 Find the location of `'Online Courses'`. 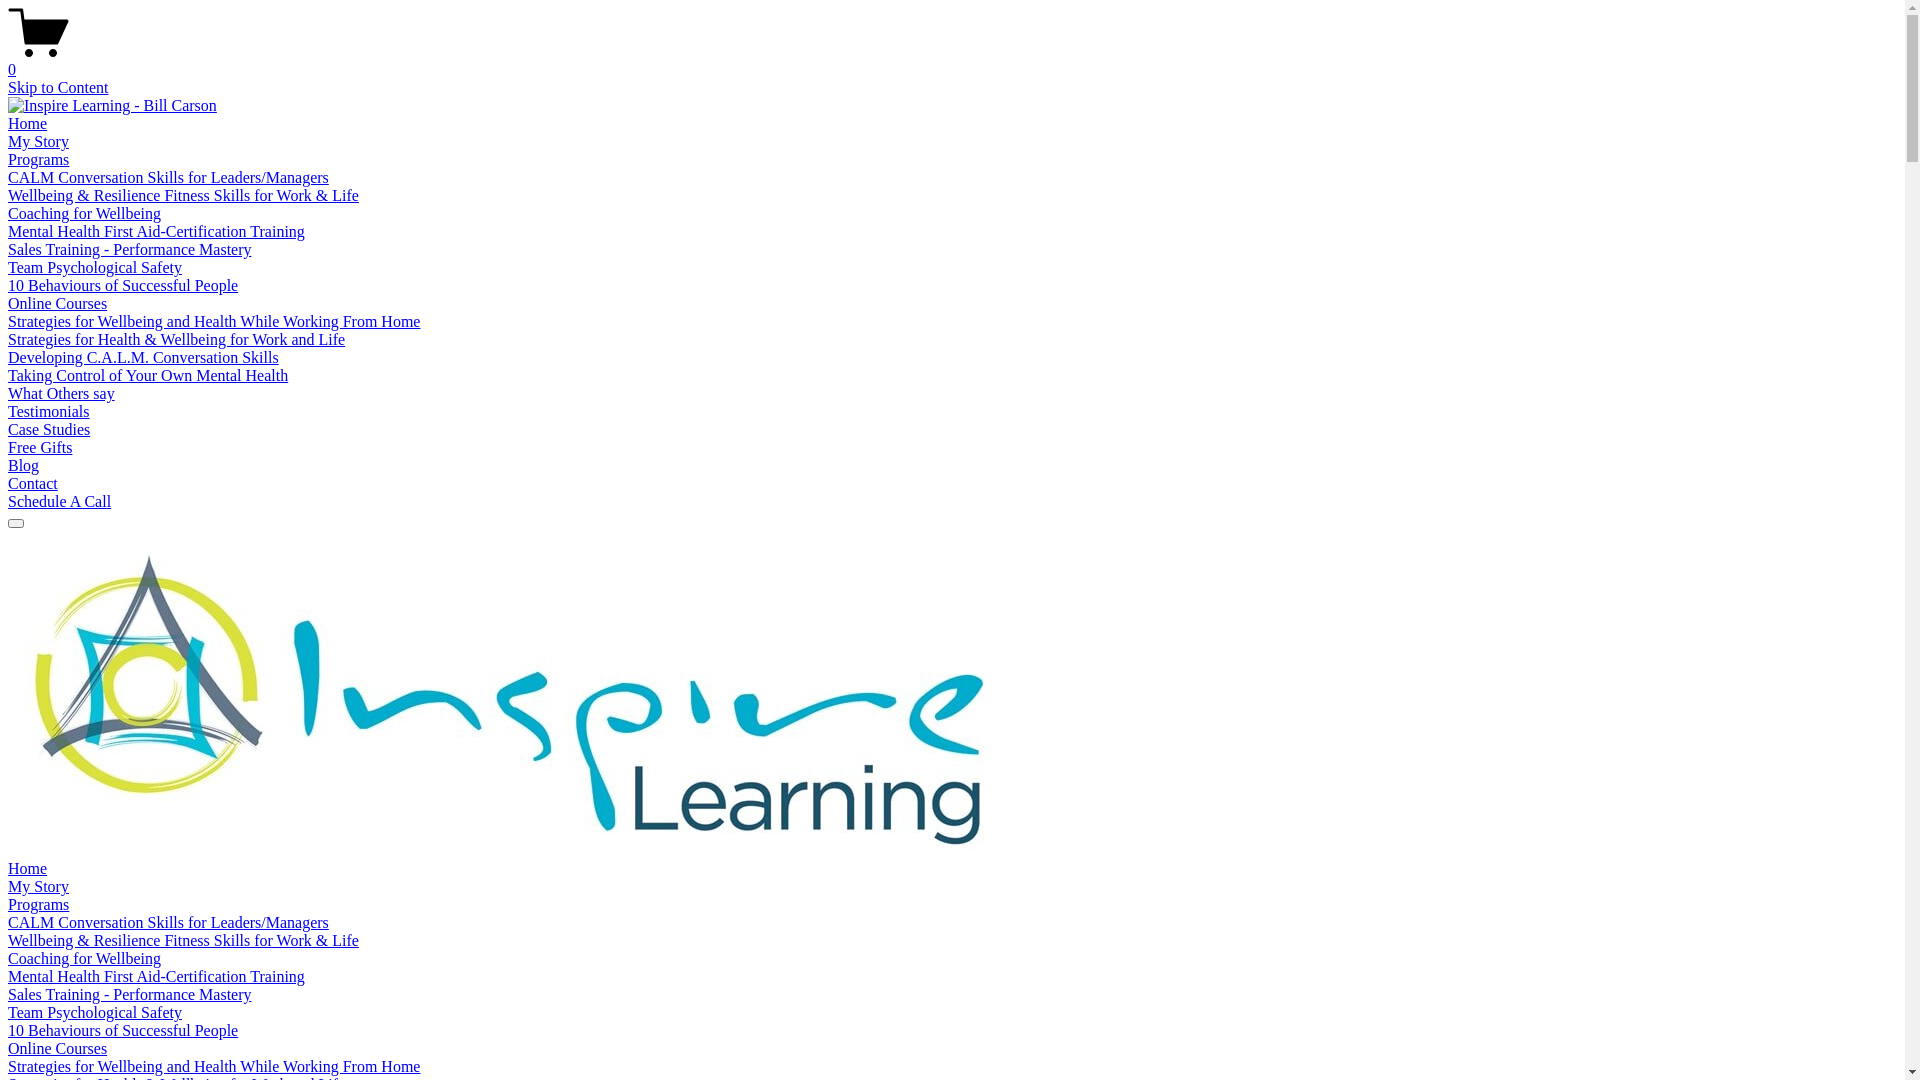

'Online Courses' is located at coordinates (8, 1047).